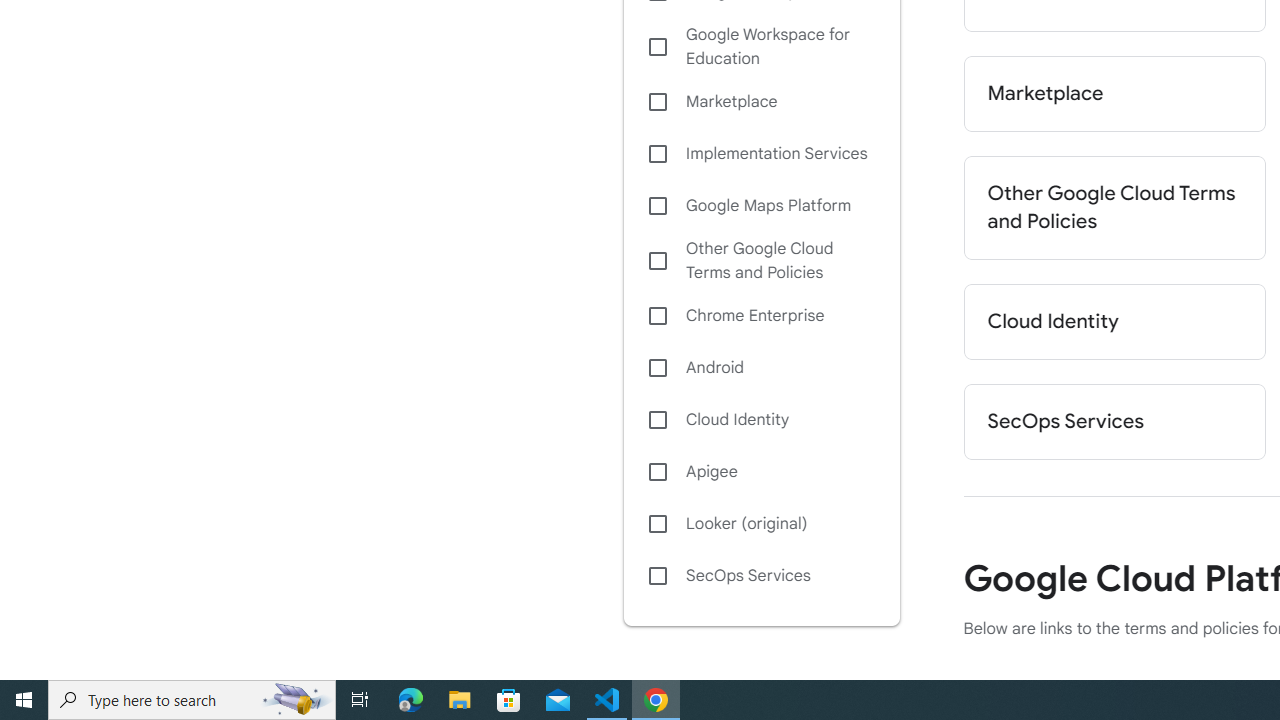 The height and width of the screenshot is (720, 1280). Describe the element at coordinates (760, 153) in the screenshot. I see `'Implementation Services'` at that location.